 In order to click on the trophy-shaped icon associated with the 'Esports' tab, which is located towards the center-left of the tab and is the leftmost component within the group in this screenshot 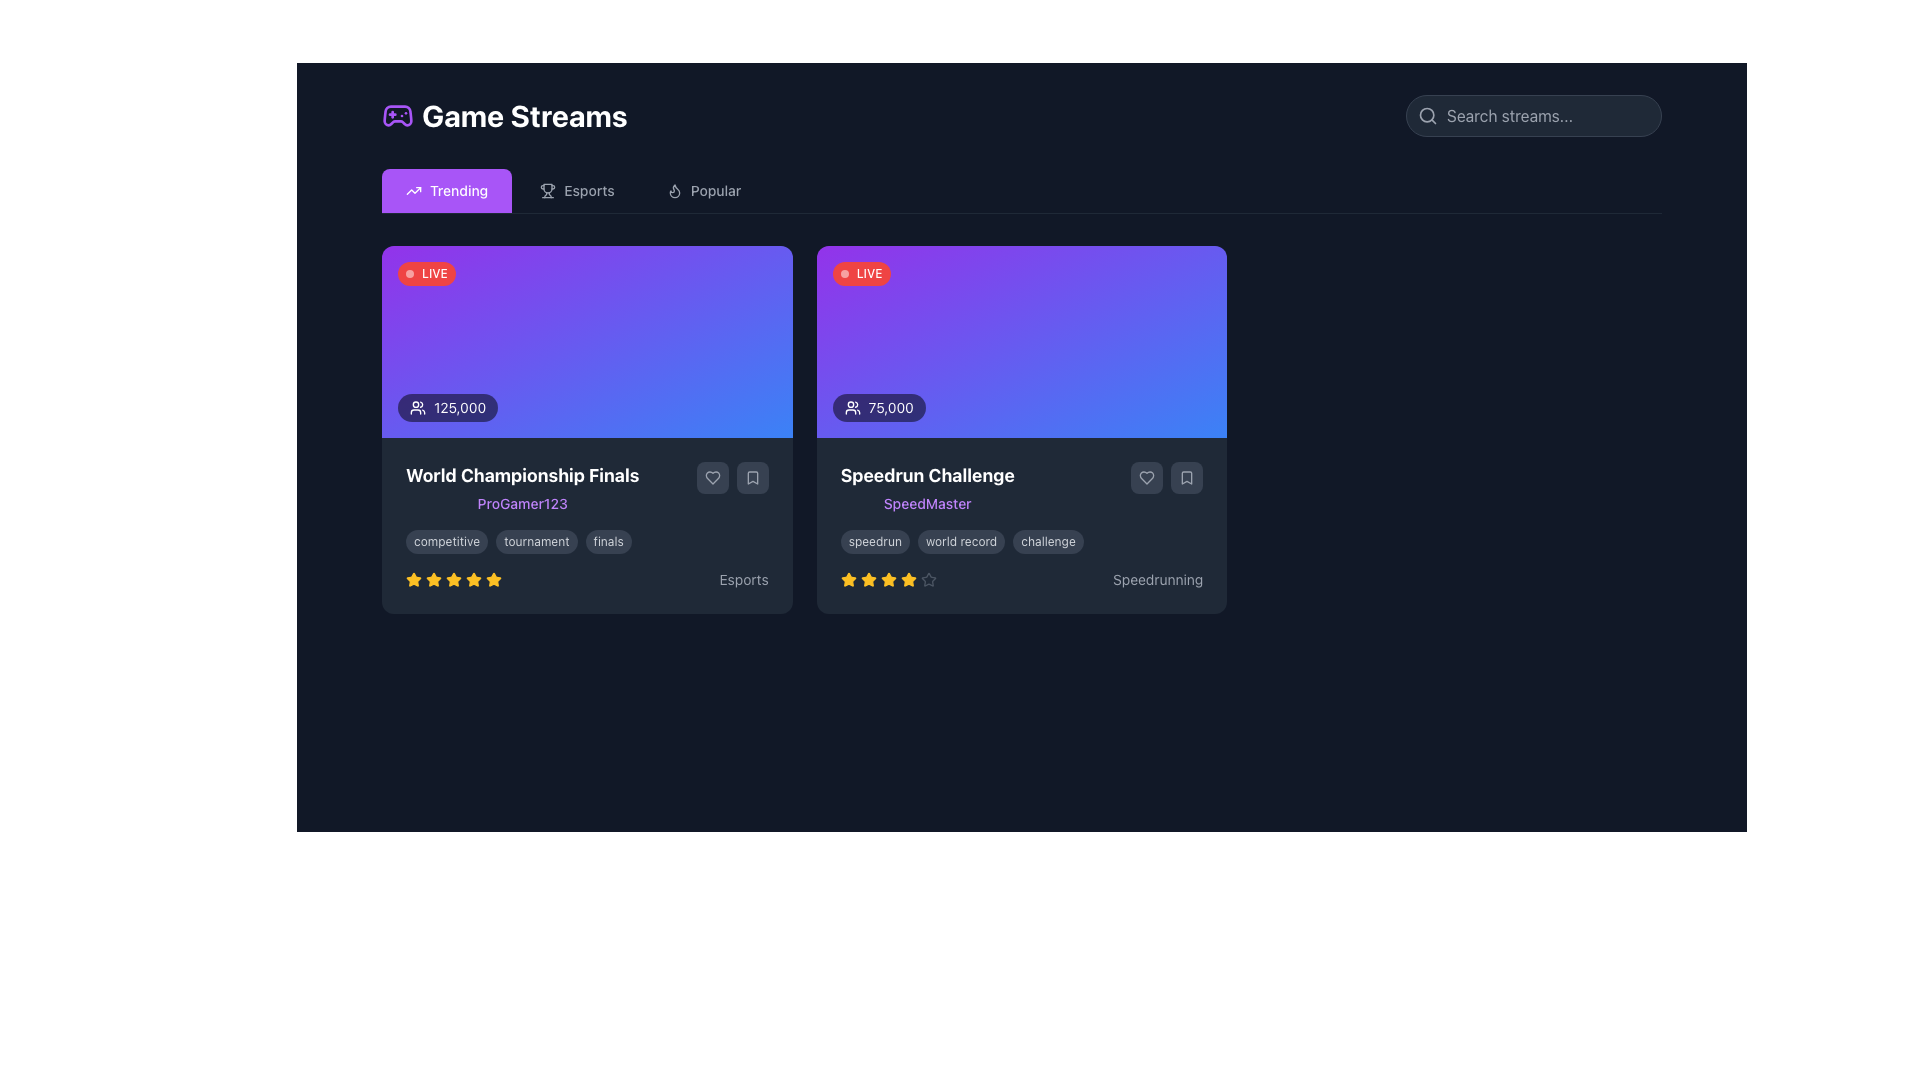, I will do `click(548, 191)`.